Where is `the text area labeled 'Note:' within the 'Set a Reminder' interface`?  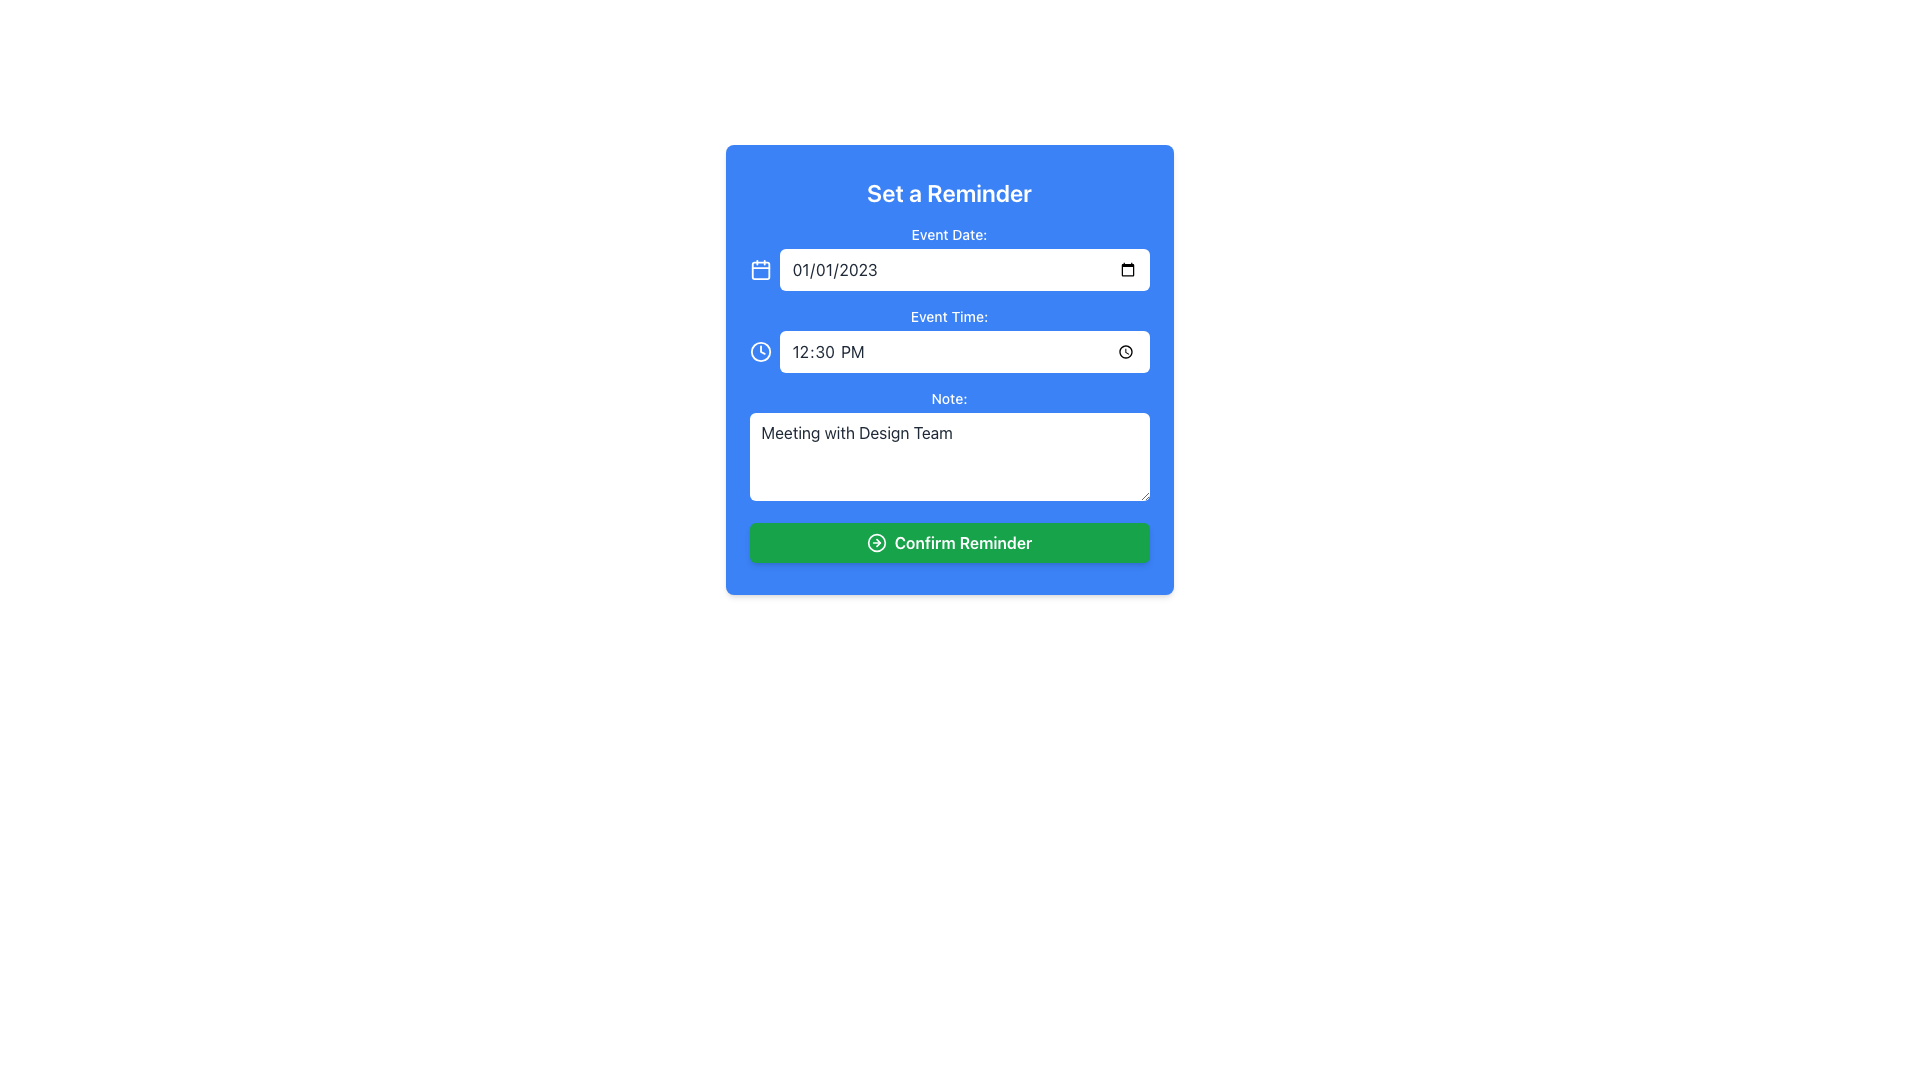 the text area labeled 'Note:' within the 'Set a Reminder' interface is located at coordinates (948, 446).